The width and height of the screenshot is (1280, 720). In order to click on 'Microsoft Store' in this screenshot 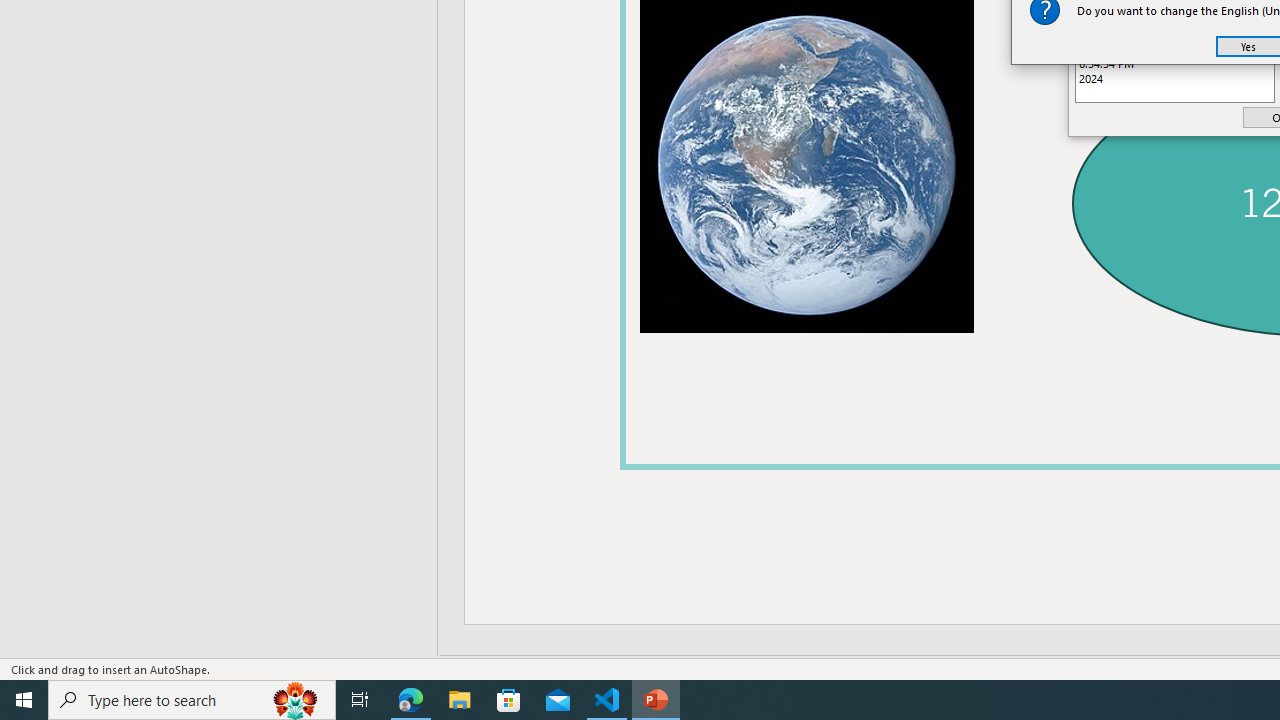, I will do `click(509, 698)`.